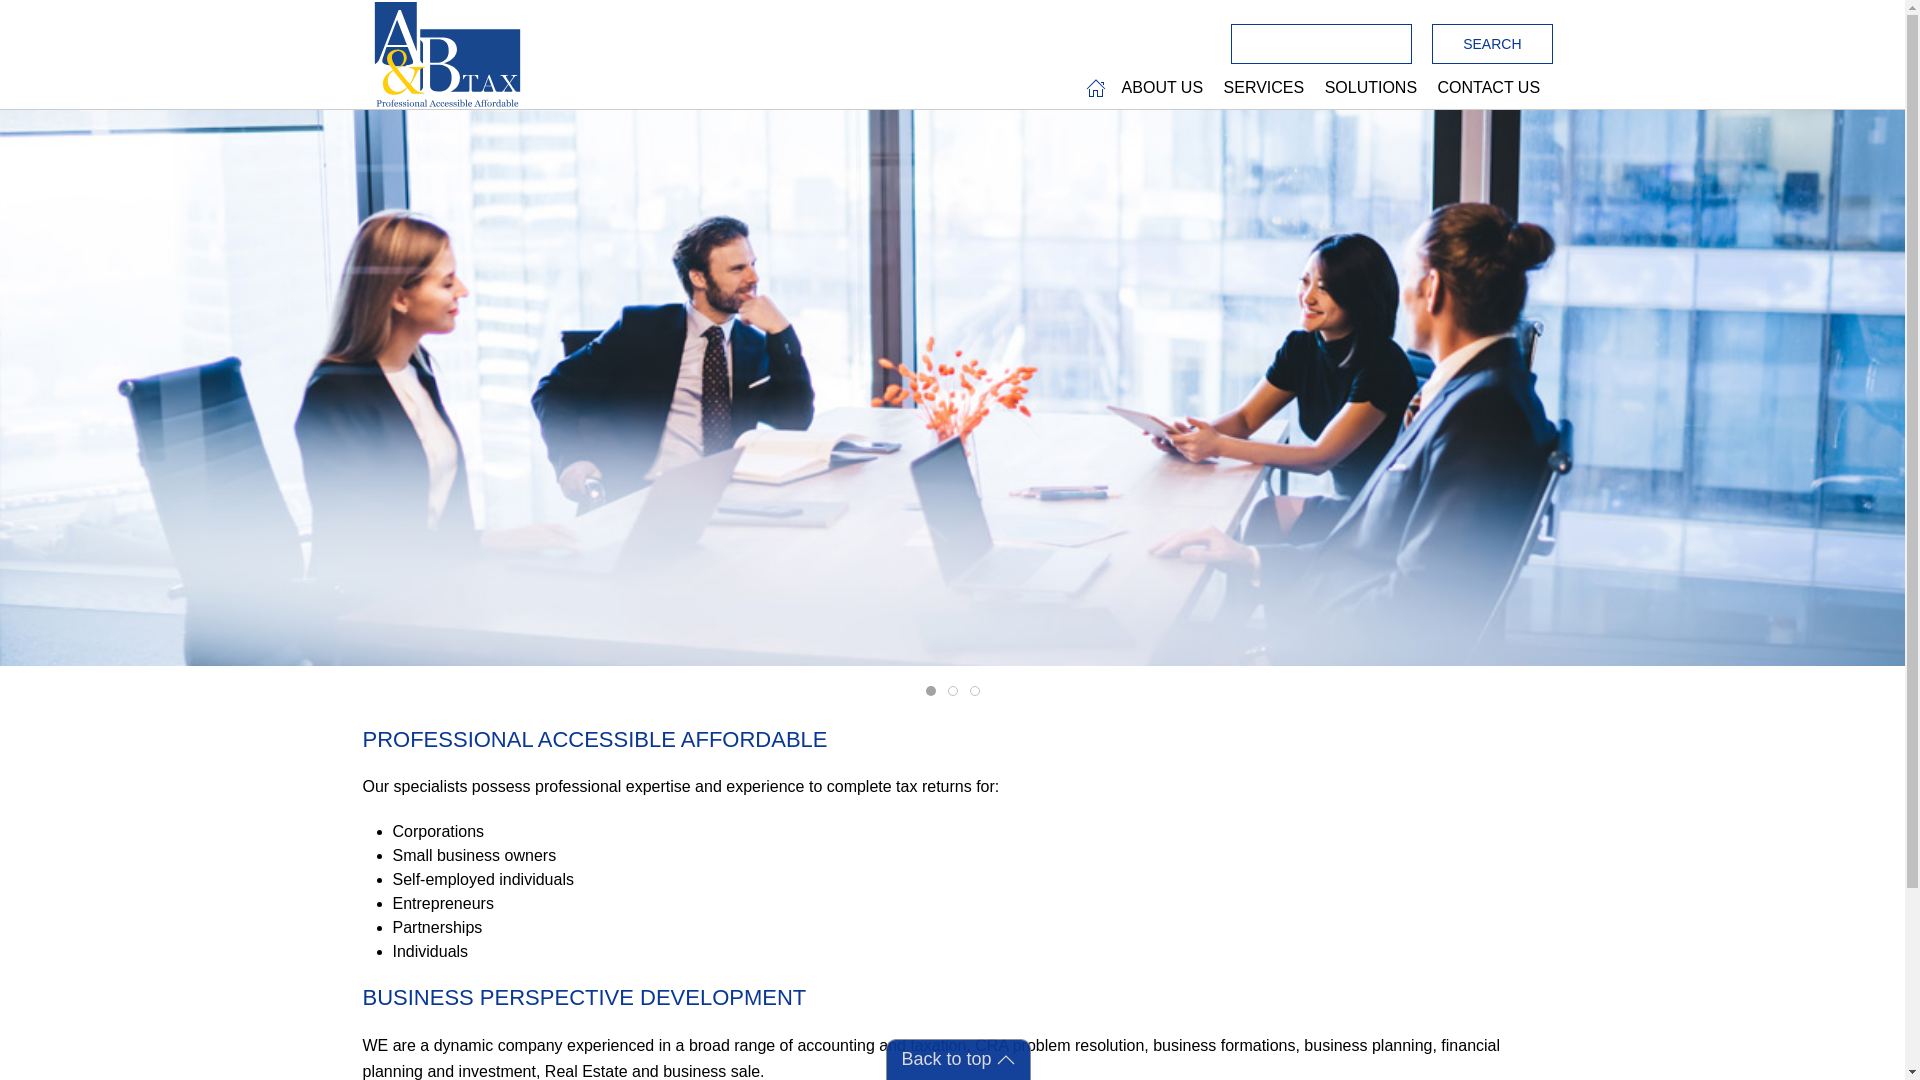 This screenshot has width=1920, height=1080. What do you see at coordinates (1265, 87) in the screenshot?
I see `'SERVICES '` at bounding box center [1265, 87].